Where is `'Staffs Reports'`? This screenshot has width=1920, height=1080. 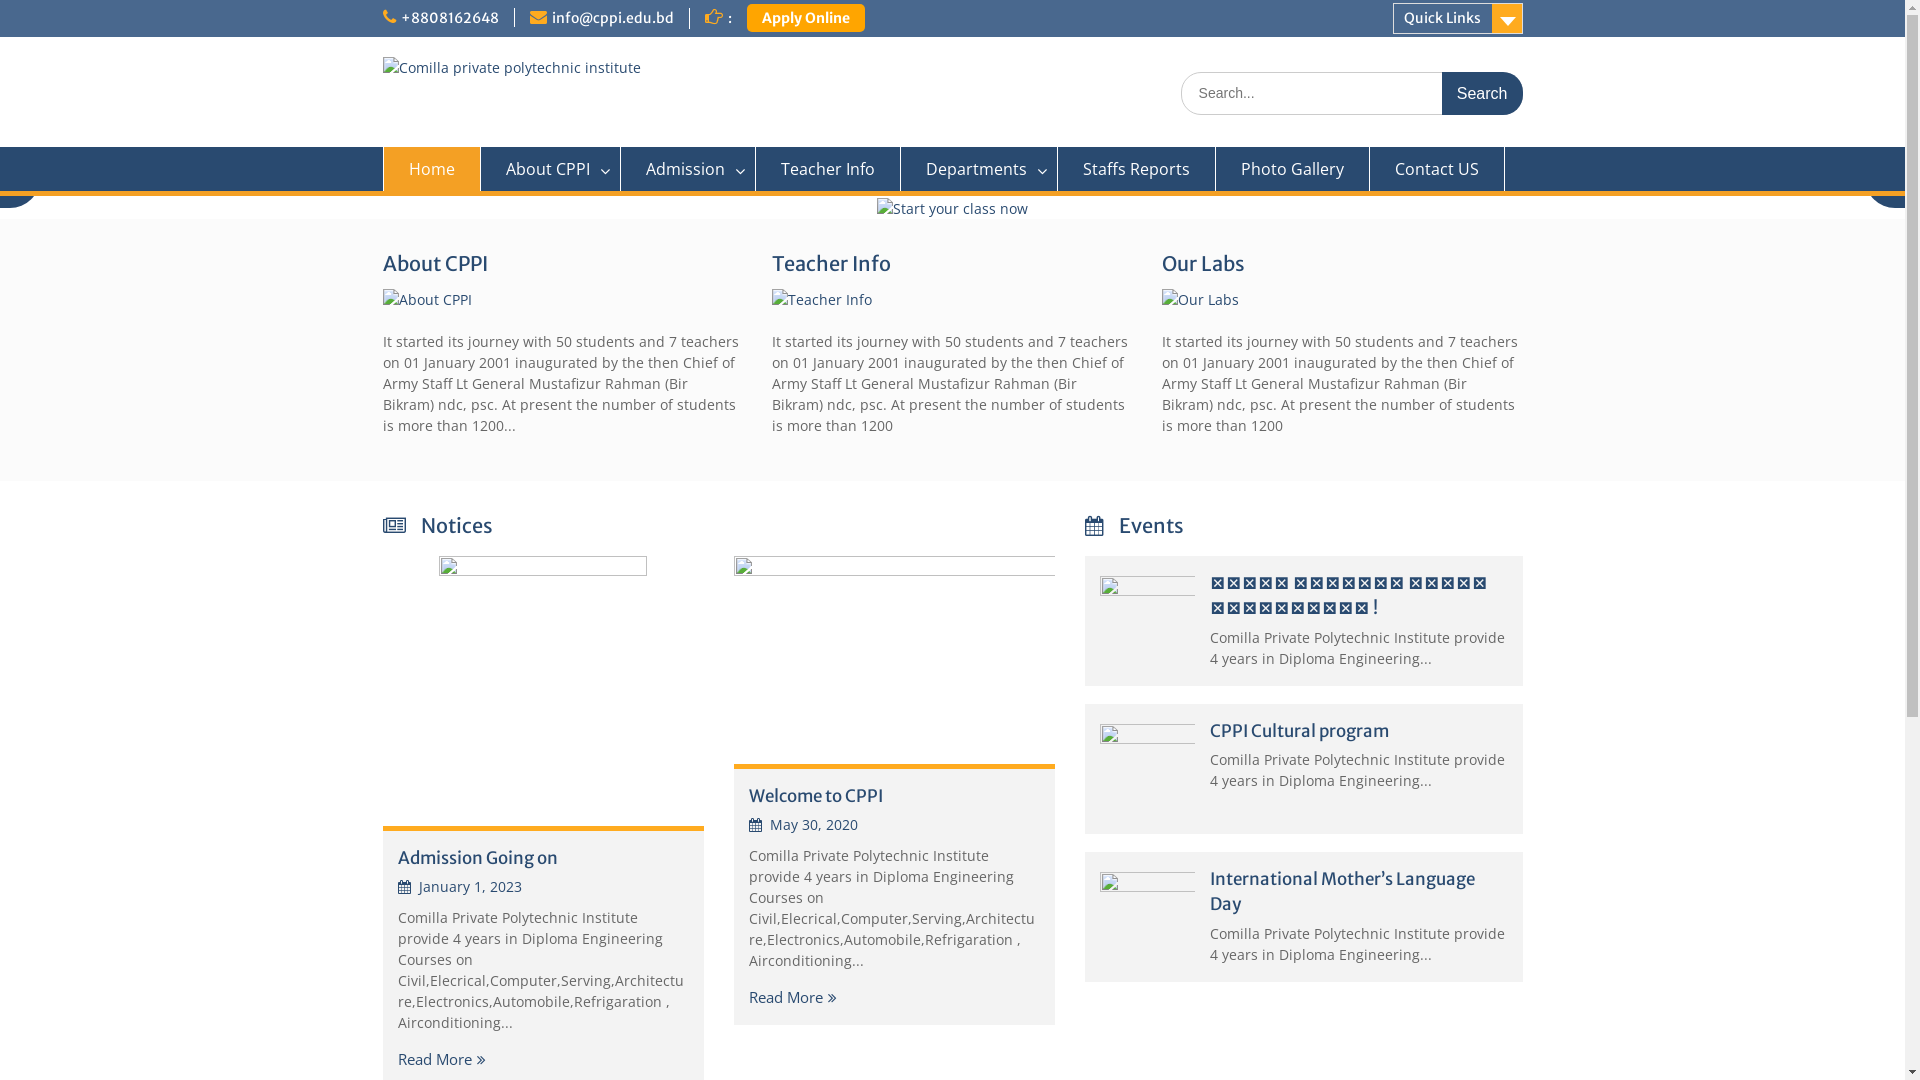 'Staffs Reports' is located at coordinates (1137, 168).